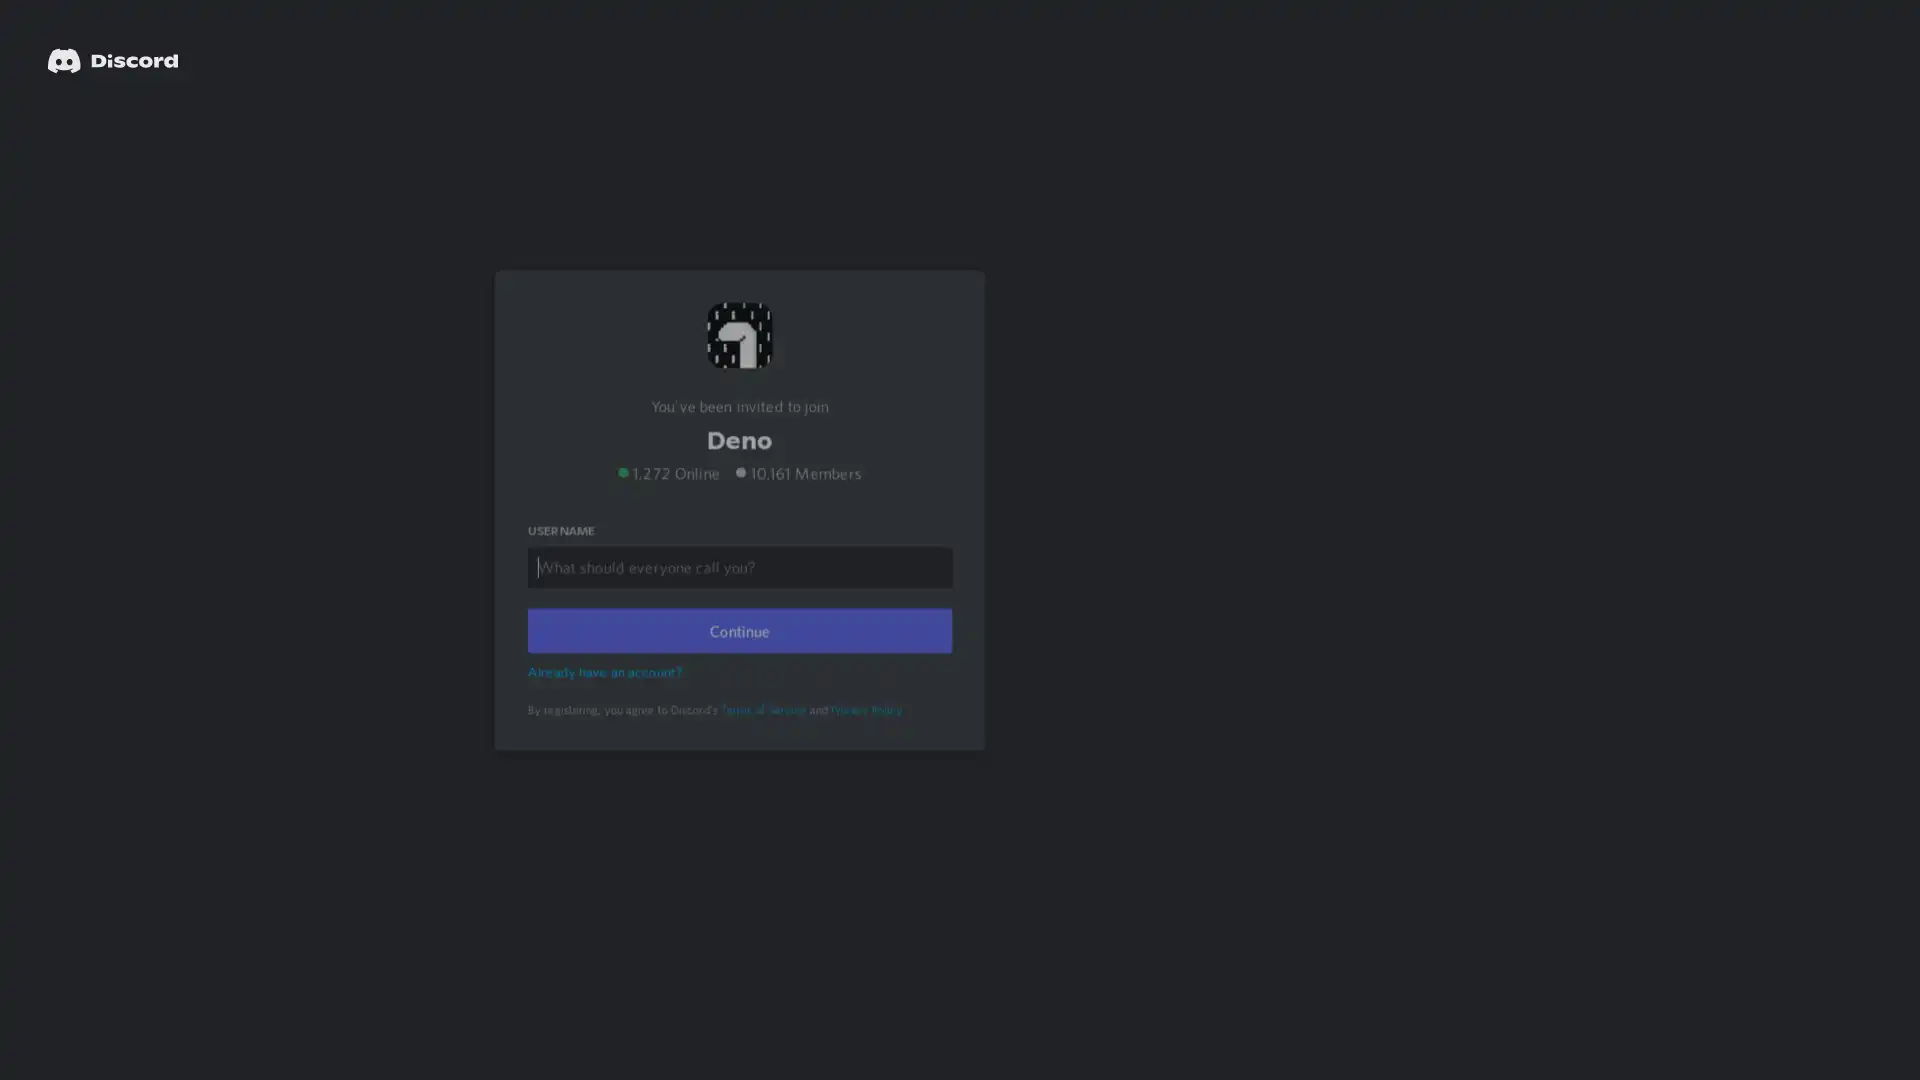 This screenshot has width=1920, height=1080. What do you see at coordinates (607, 696) in the screenshot?
I see `Already have an account?` at bounding box center [607, 696].